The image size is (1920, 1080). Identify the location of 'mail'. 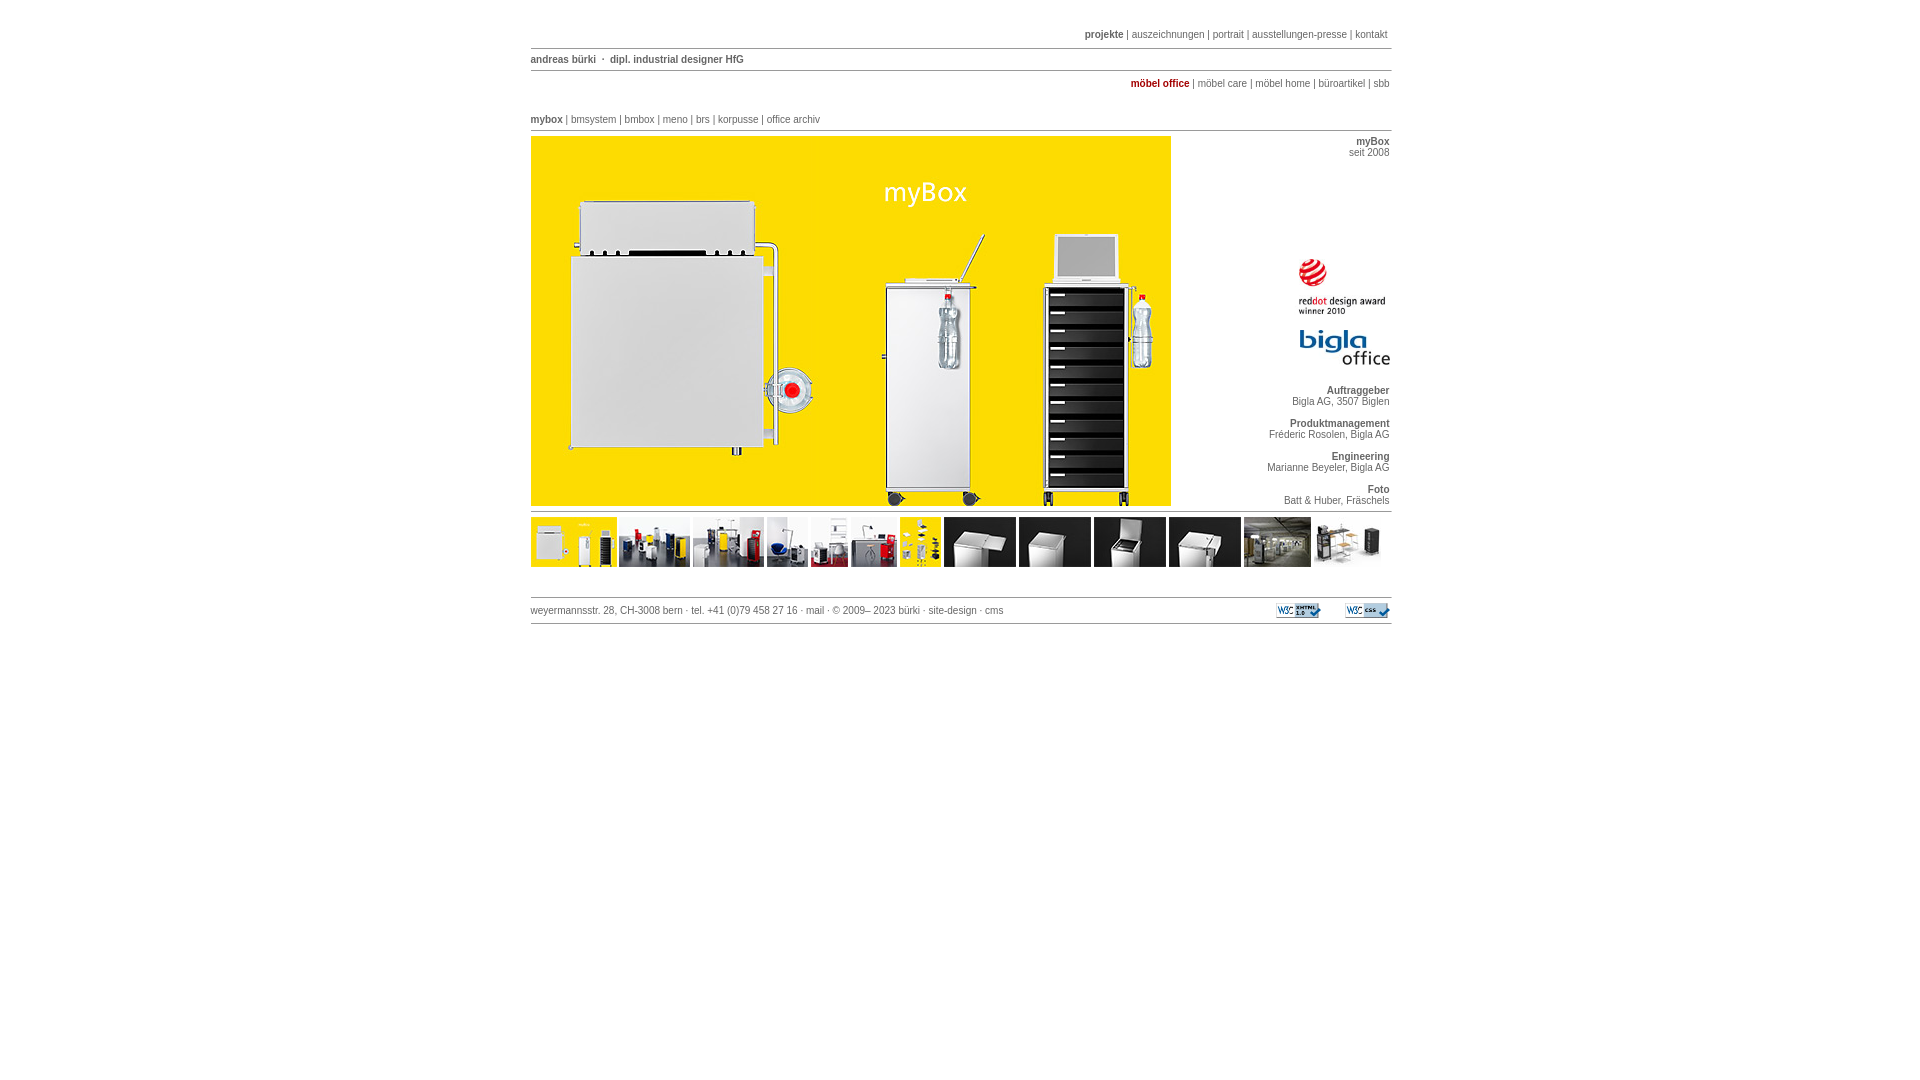
(815, 609).